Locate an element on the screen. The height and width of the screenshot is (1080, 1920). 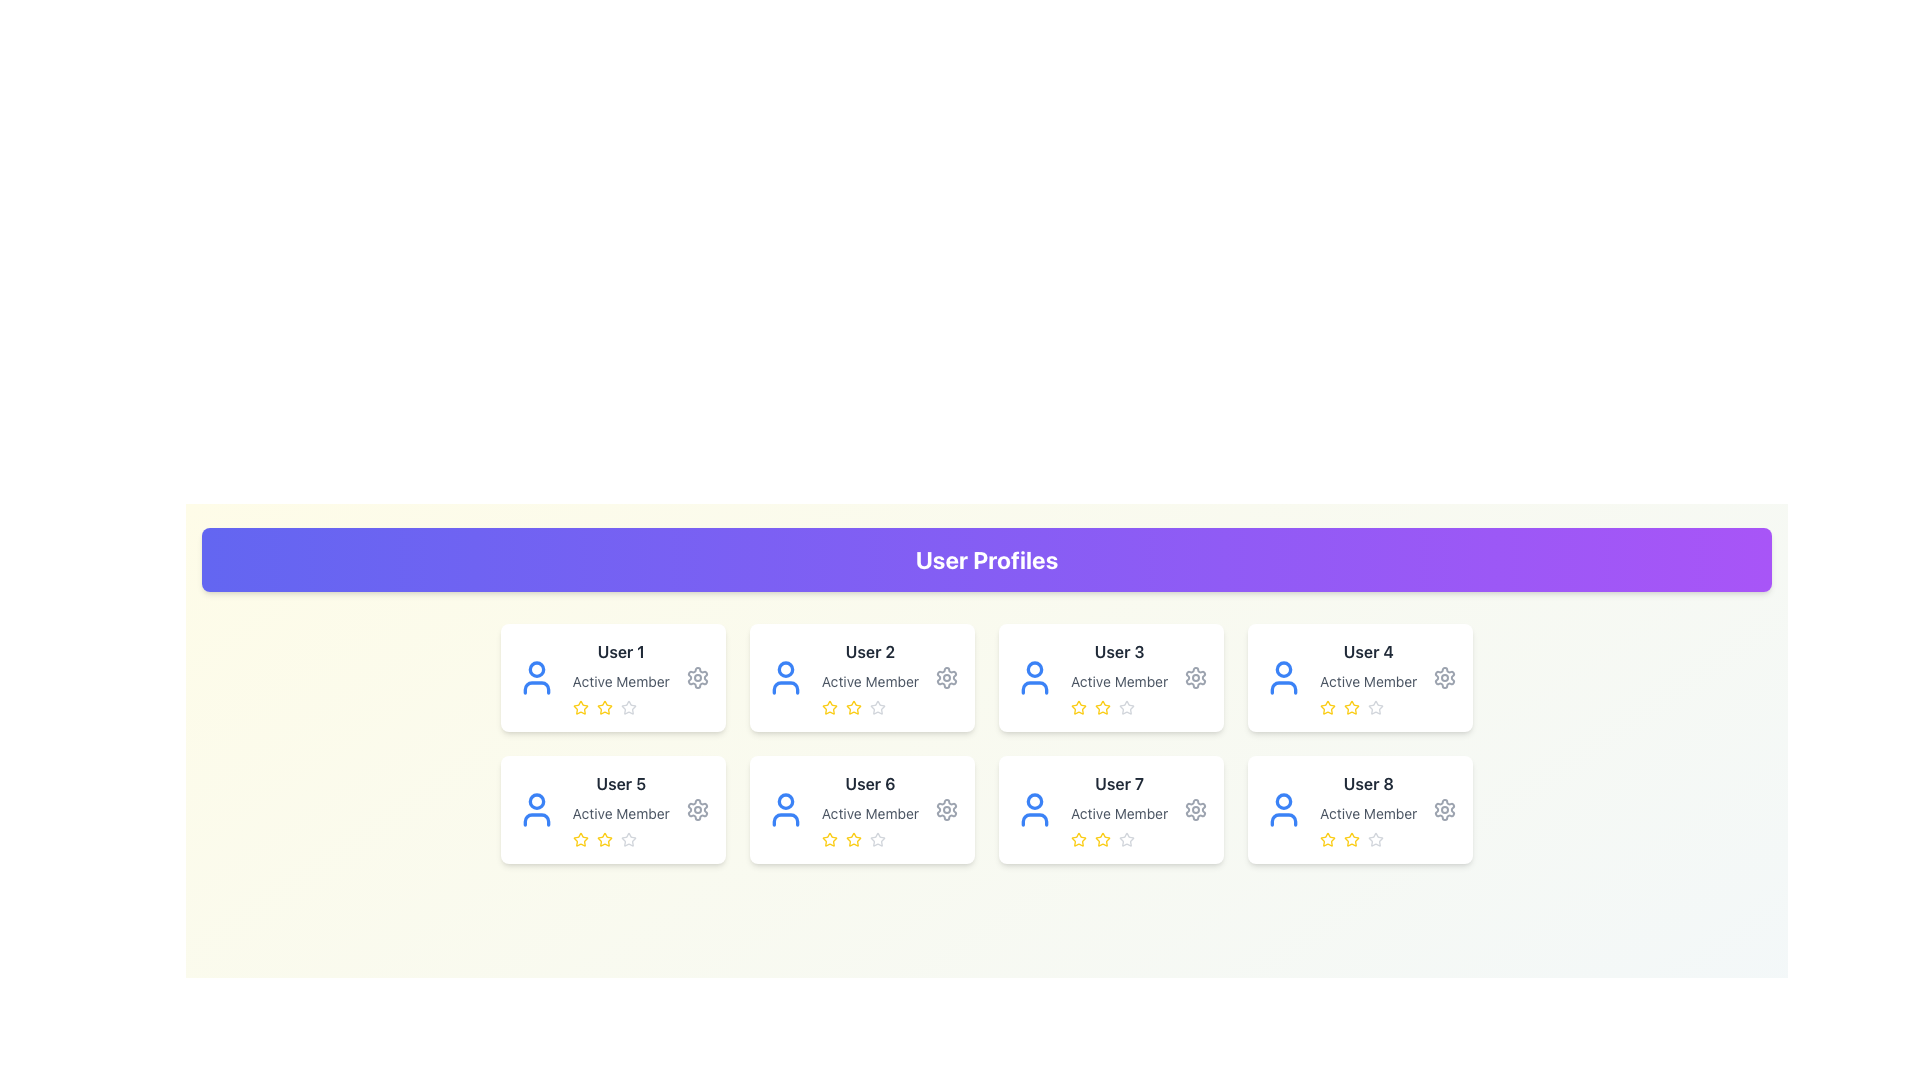
the circular icon representing the user avatar within the profile card titled 'User 4', located at the center of the card's upper section is located at coordinates (1284, 669).